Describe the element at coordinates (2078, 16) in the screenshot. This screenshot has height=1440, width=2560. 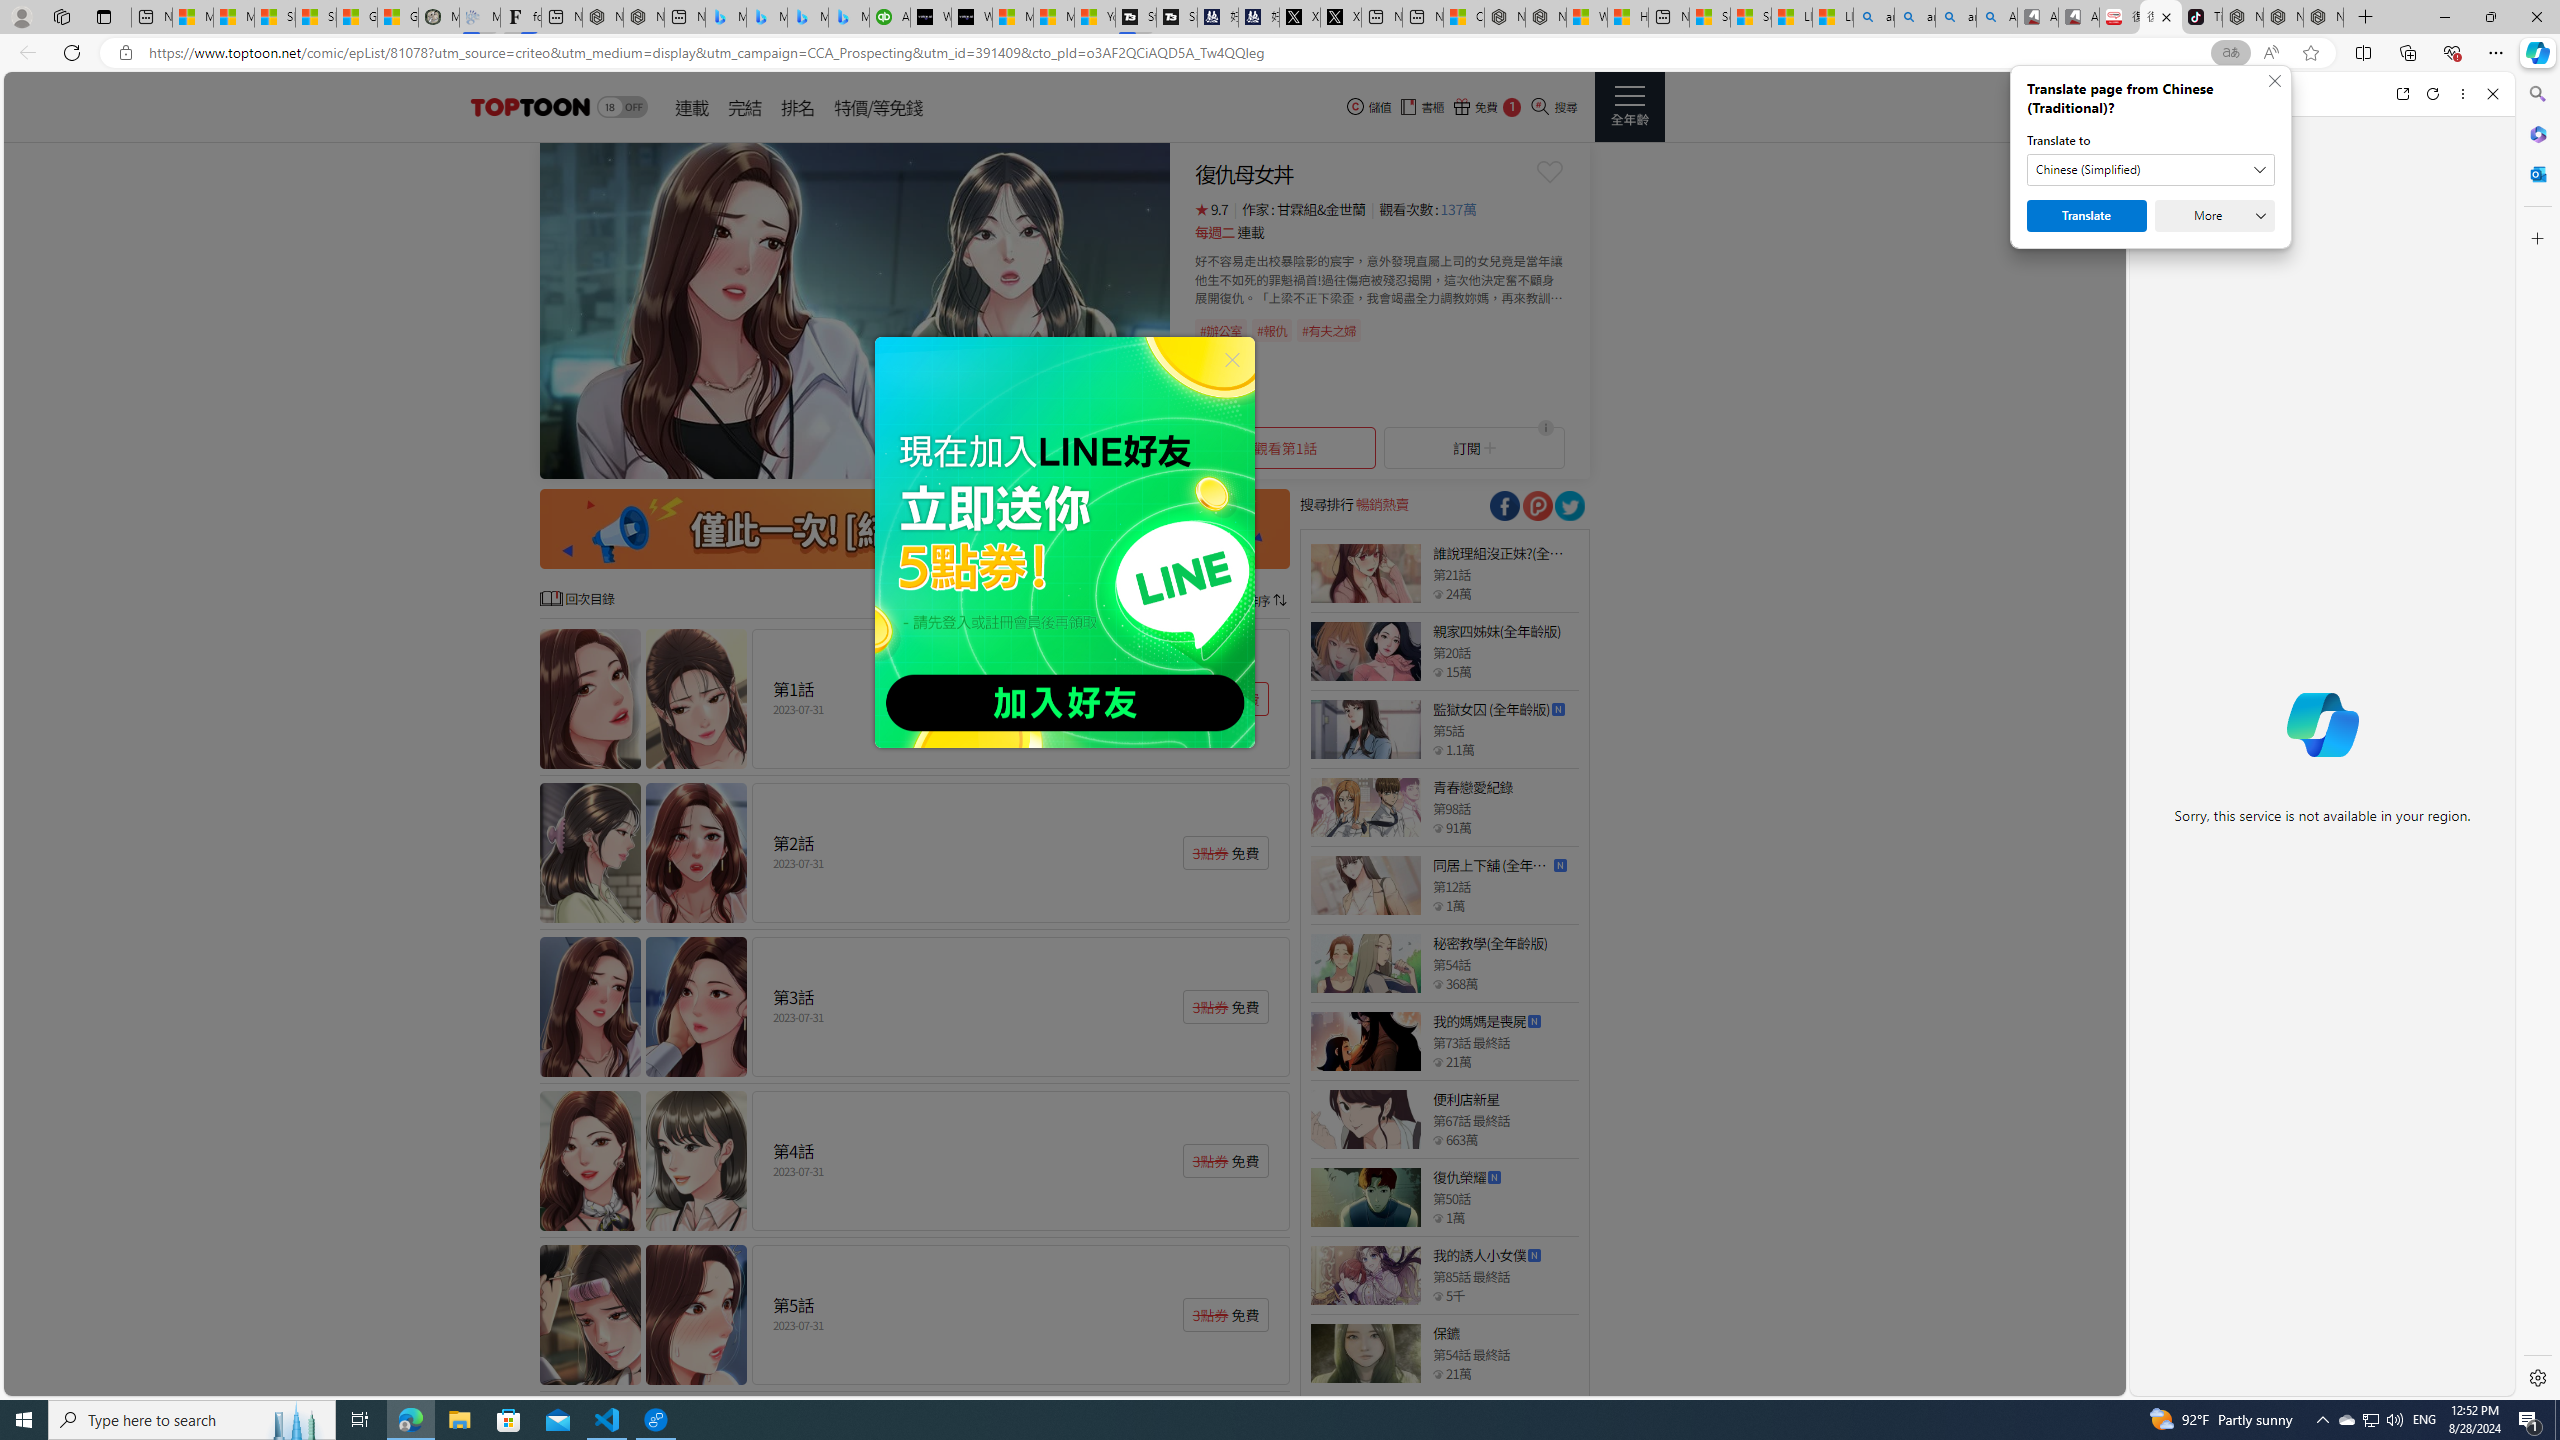
I see `'All Cubot phones'` at that location.